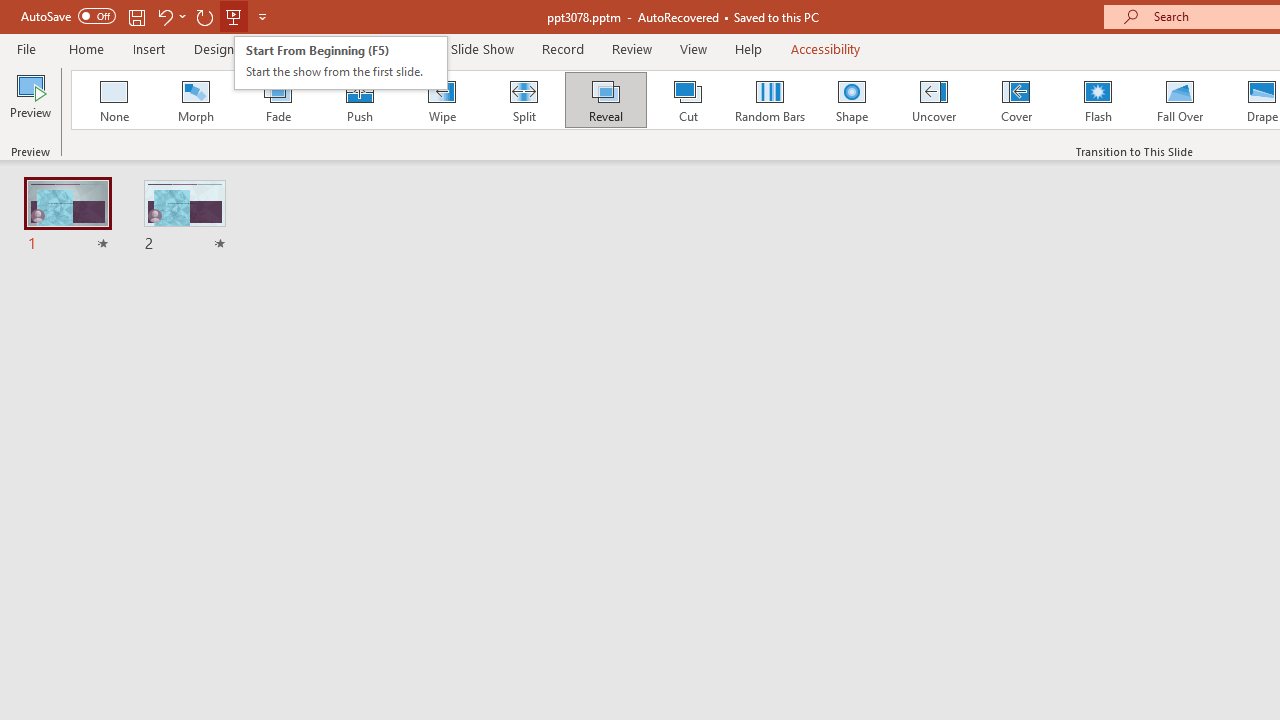 The width and height of the screenshot is (1280, 720). I want to click on 'Fall Over', so click(1180, 100).